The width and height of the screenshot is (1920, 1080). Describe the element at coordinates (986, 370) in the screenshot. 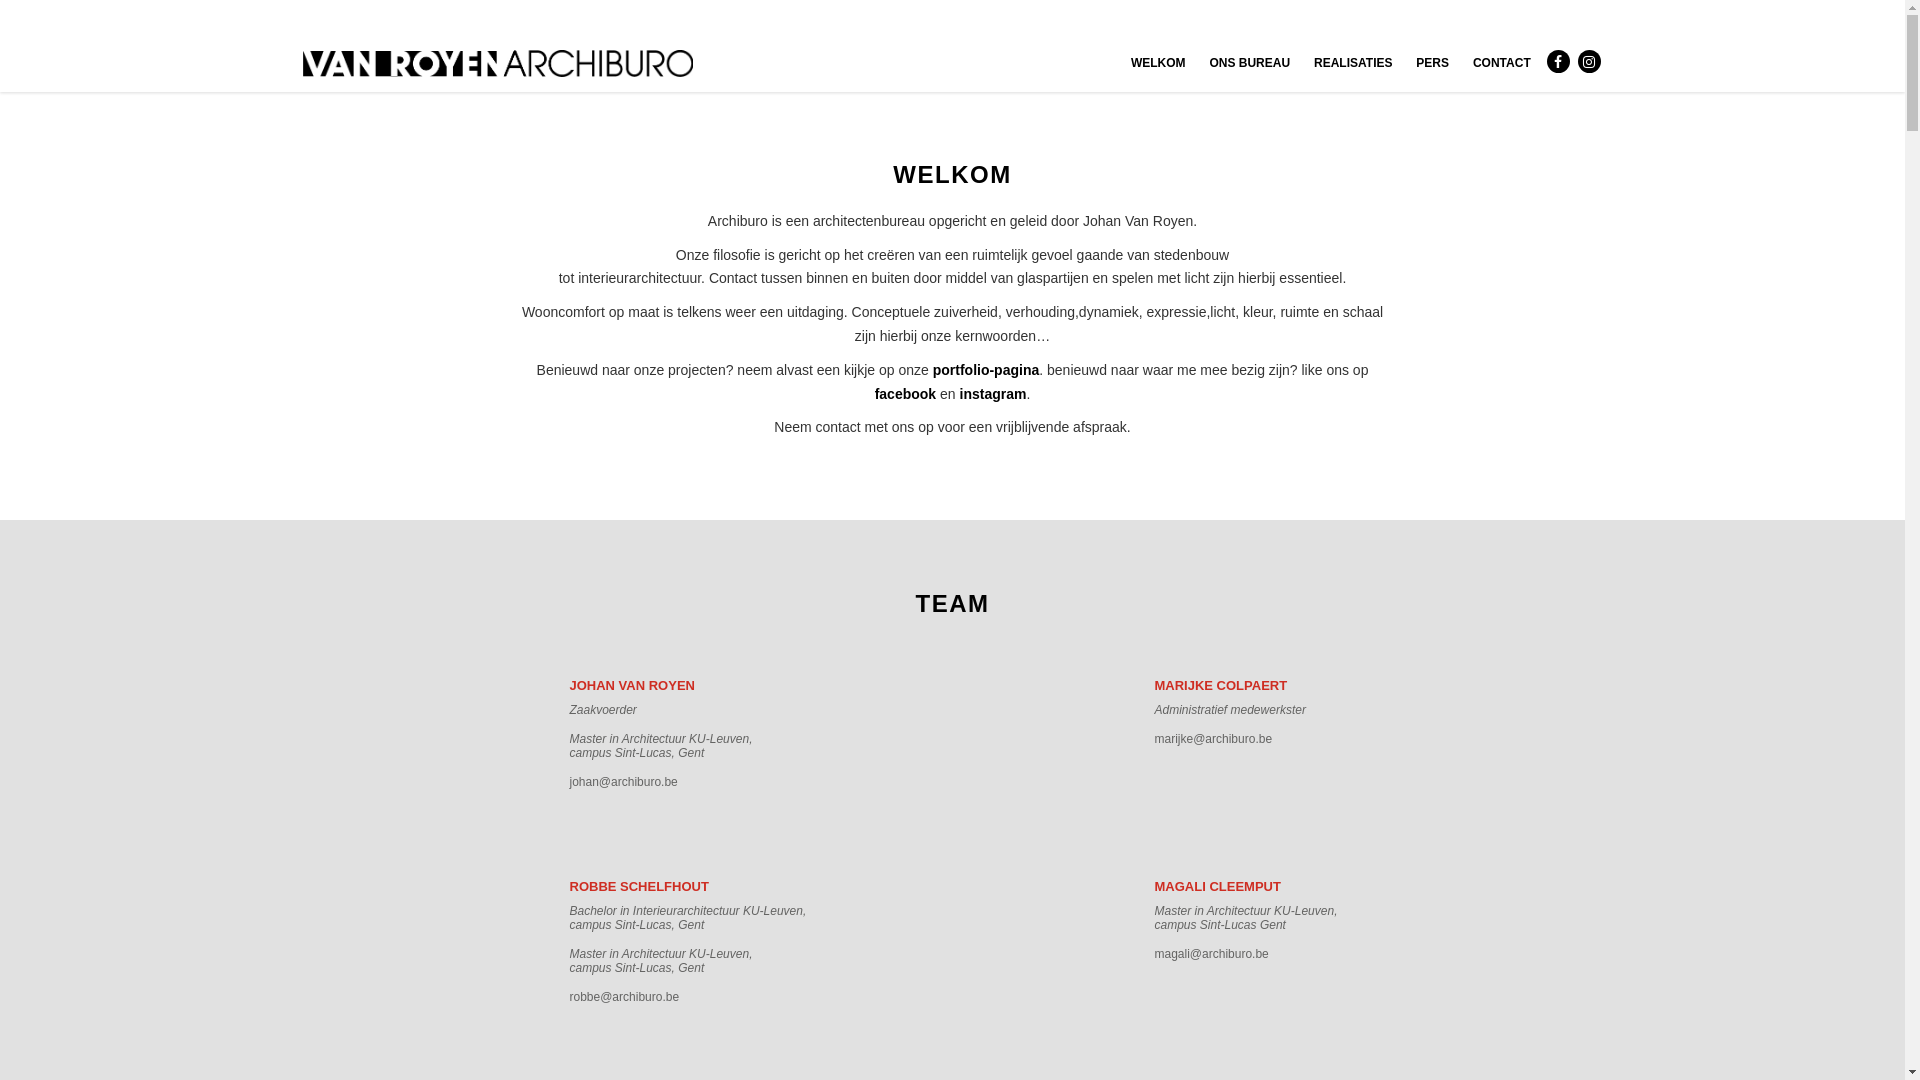

I see `'portfolio-pagina'` at that location.